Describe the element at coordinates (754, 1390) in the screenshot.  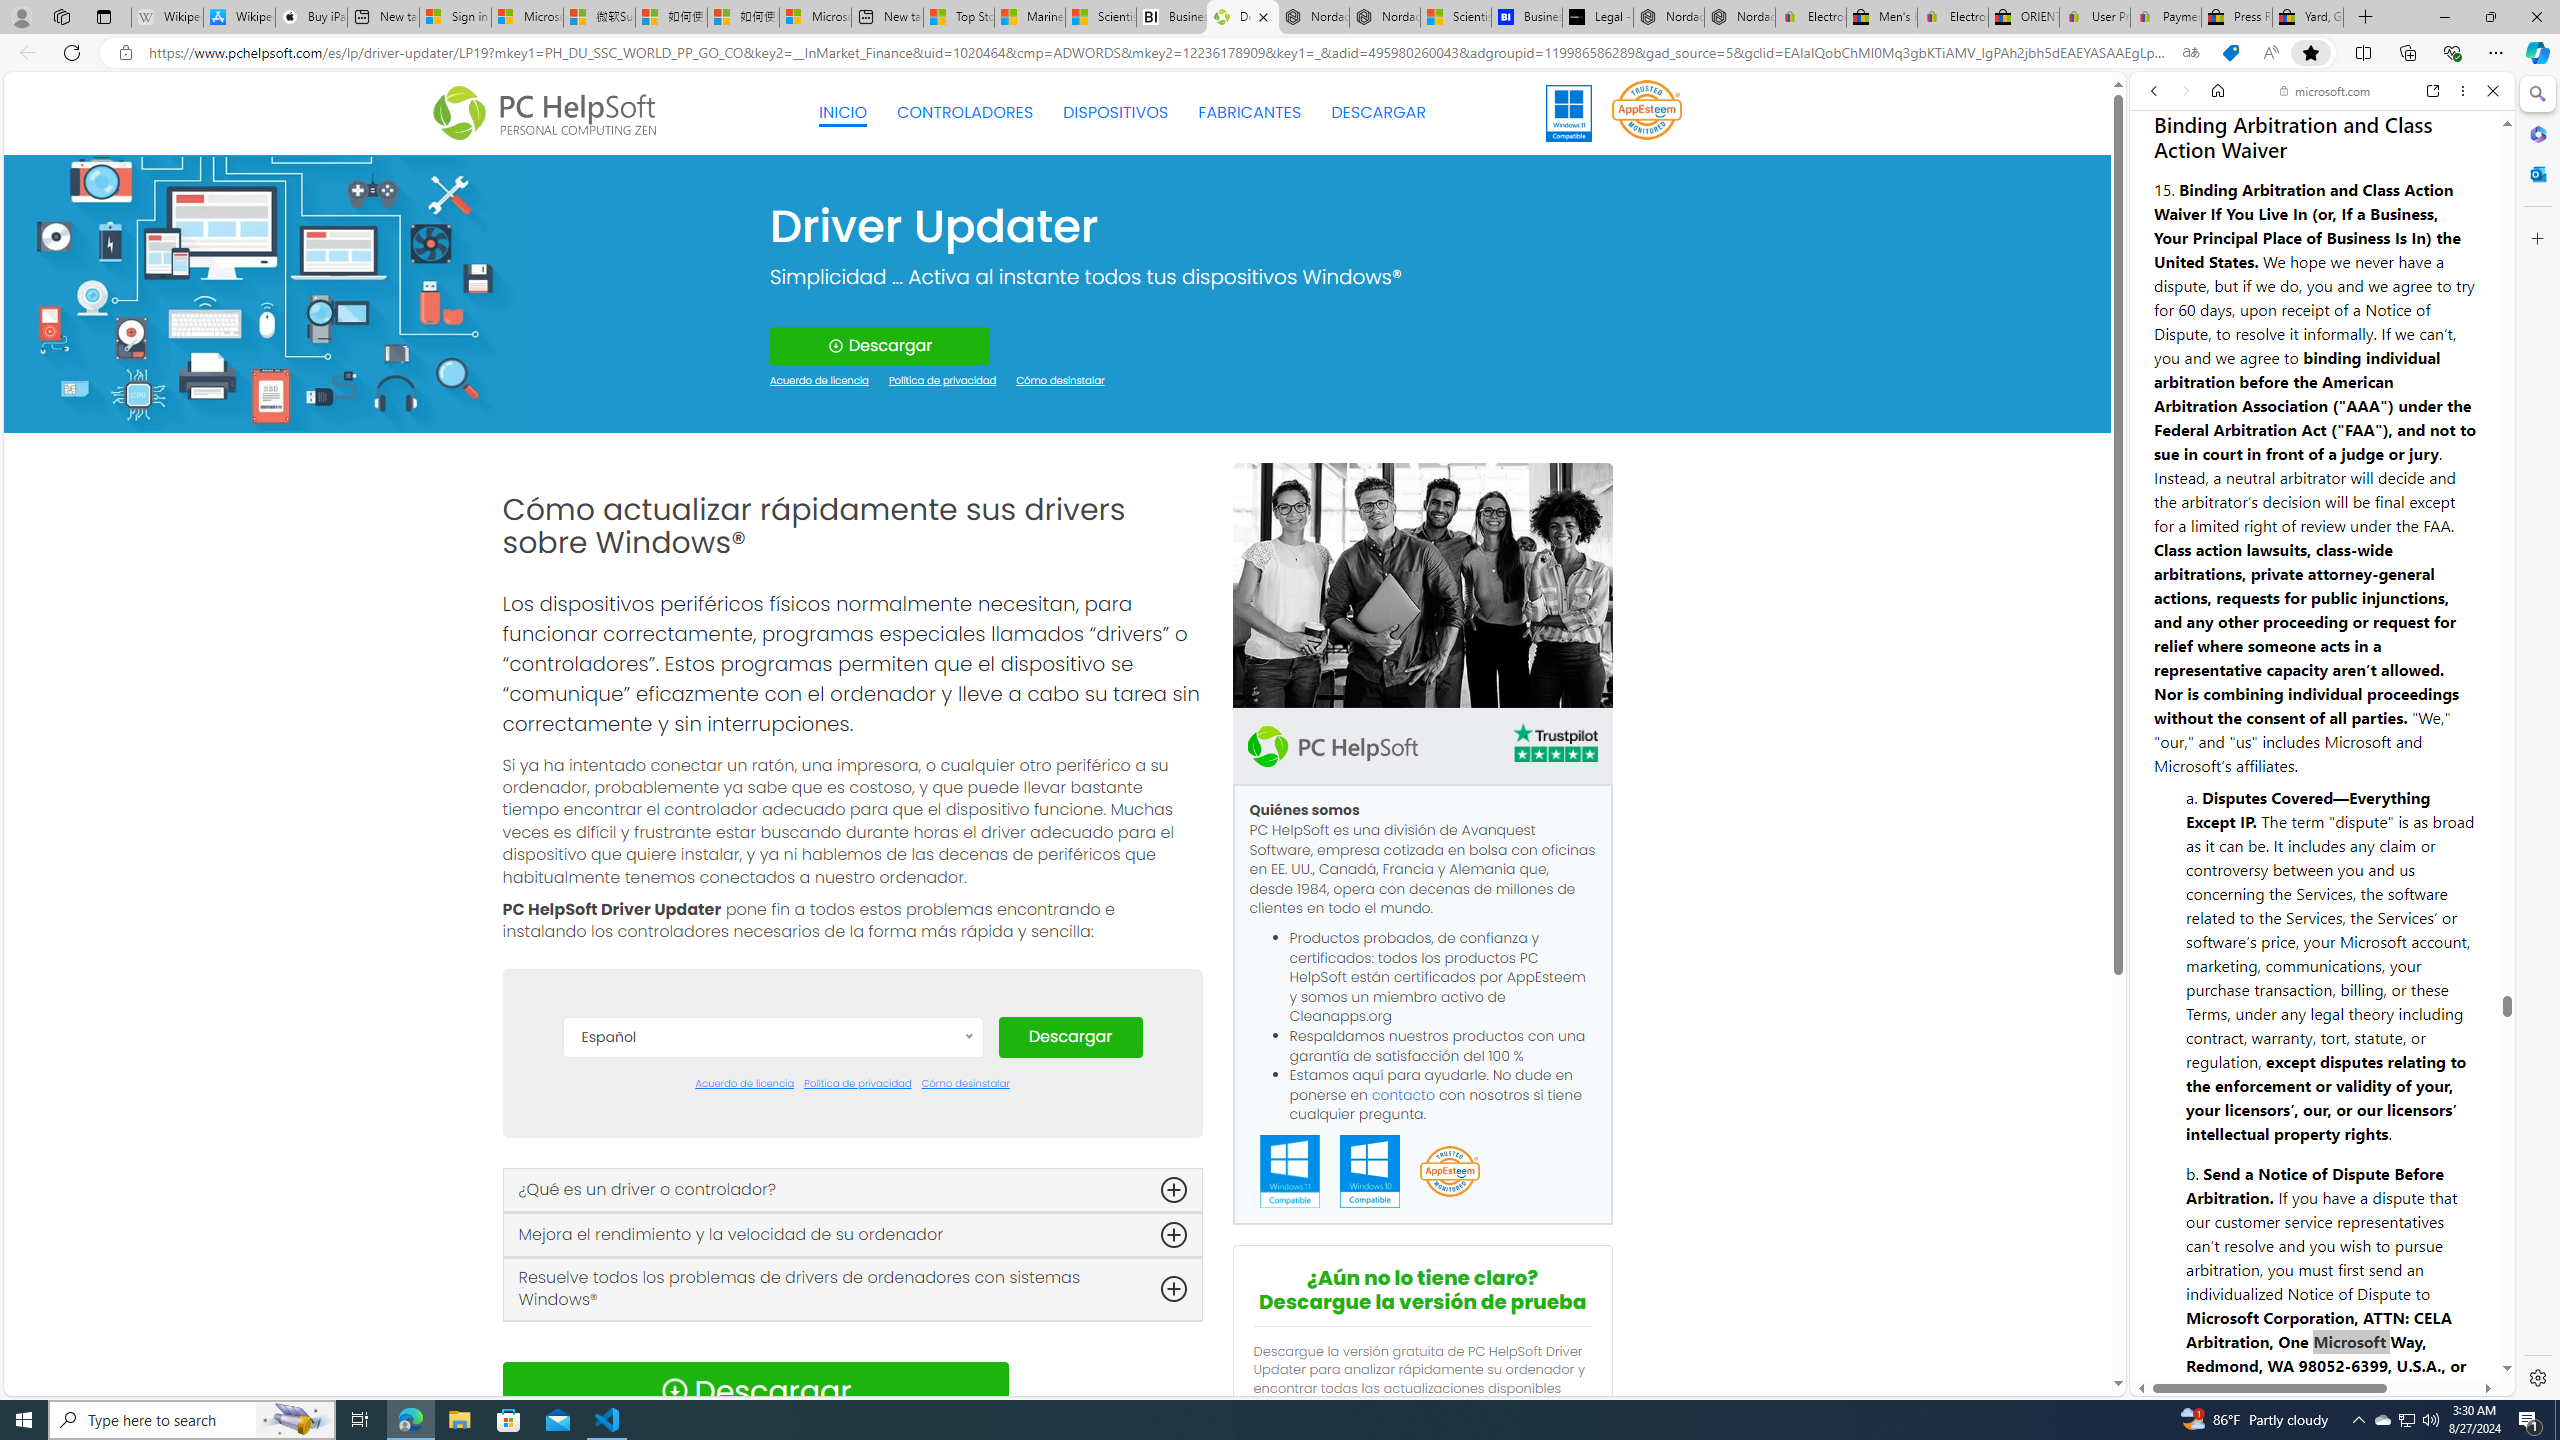
I see `'Download Icon Descargar'` at that location.